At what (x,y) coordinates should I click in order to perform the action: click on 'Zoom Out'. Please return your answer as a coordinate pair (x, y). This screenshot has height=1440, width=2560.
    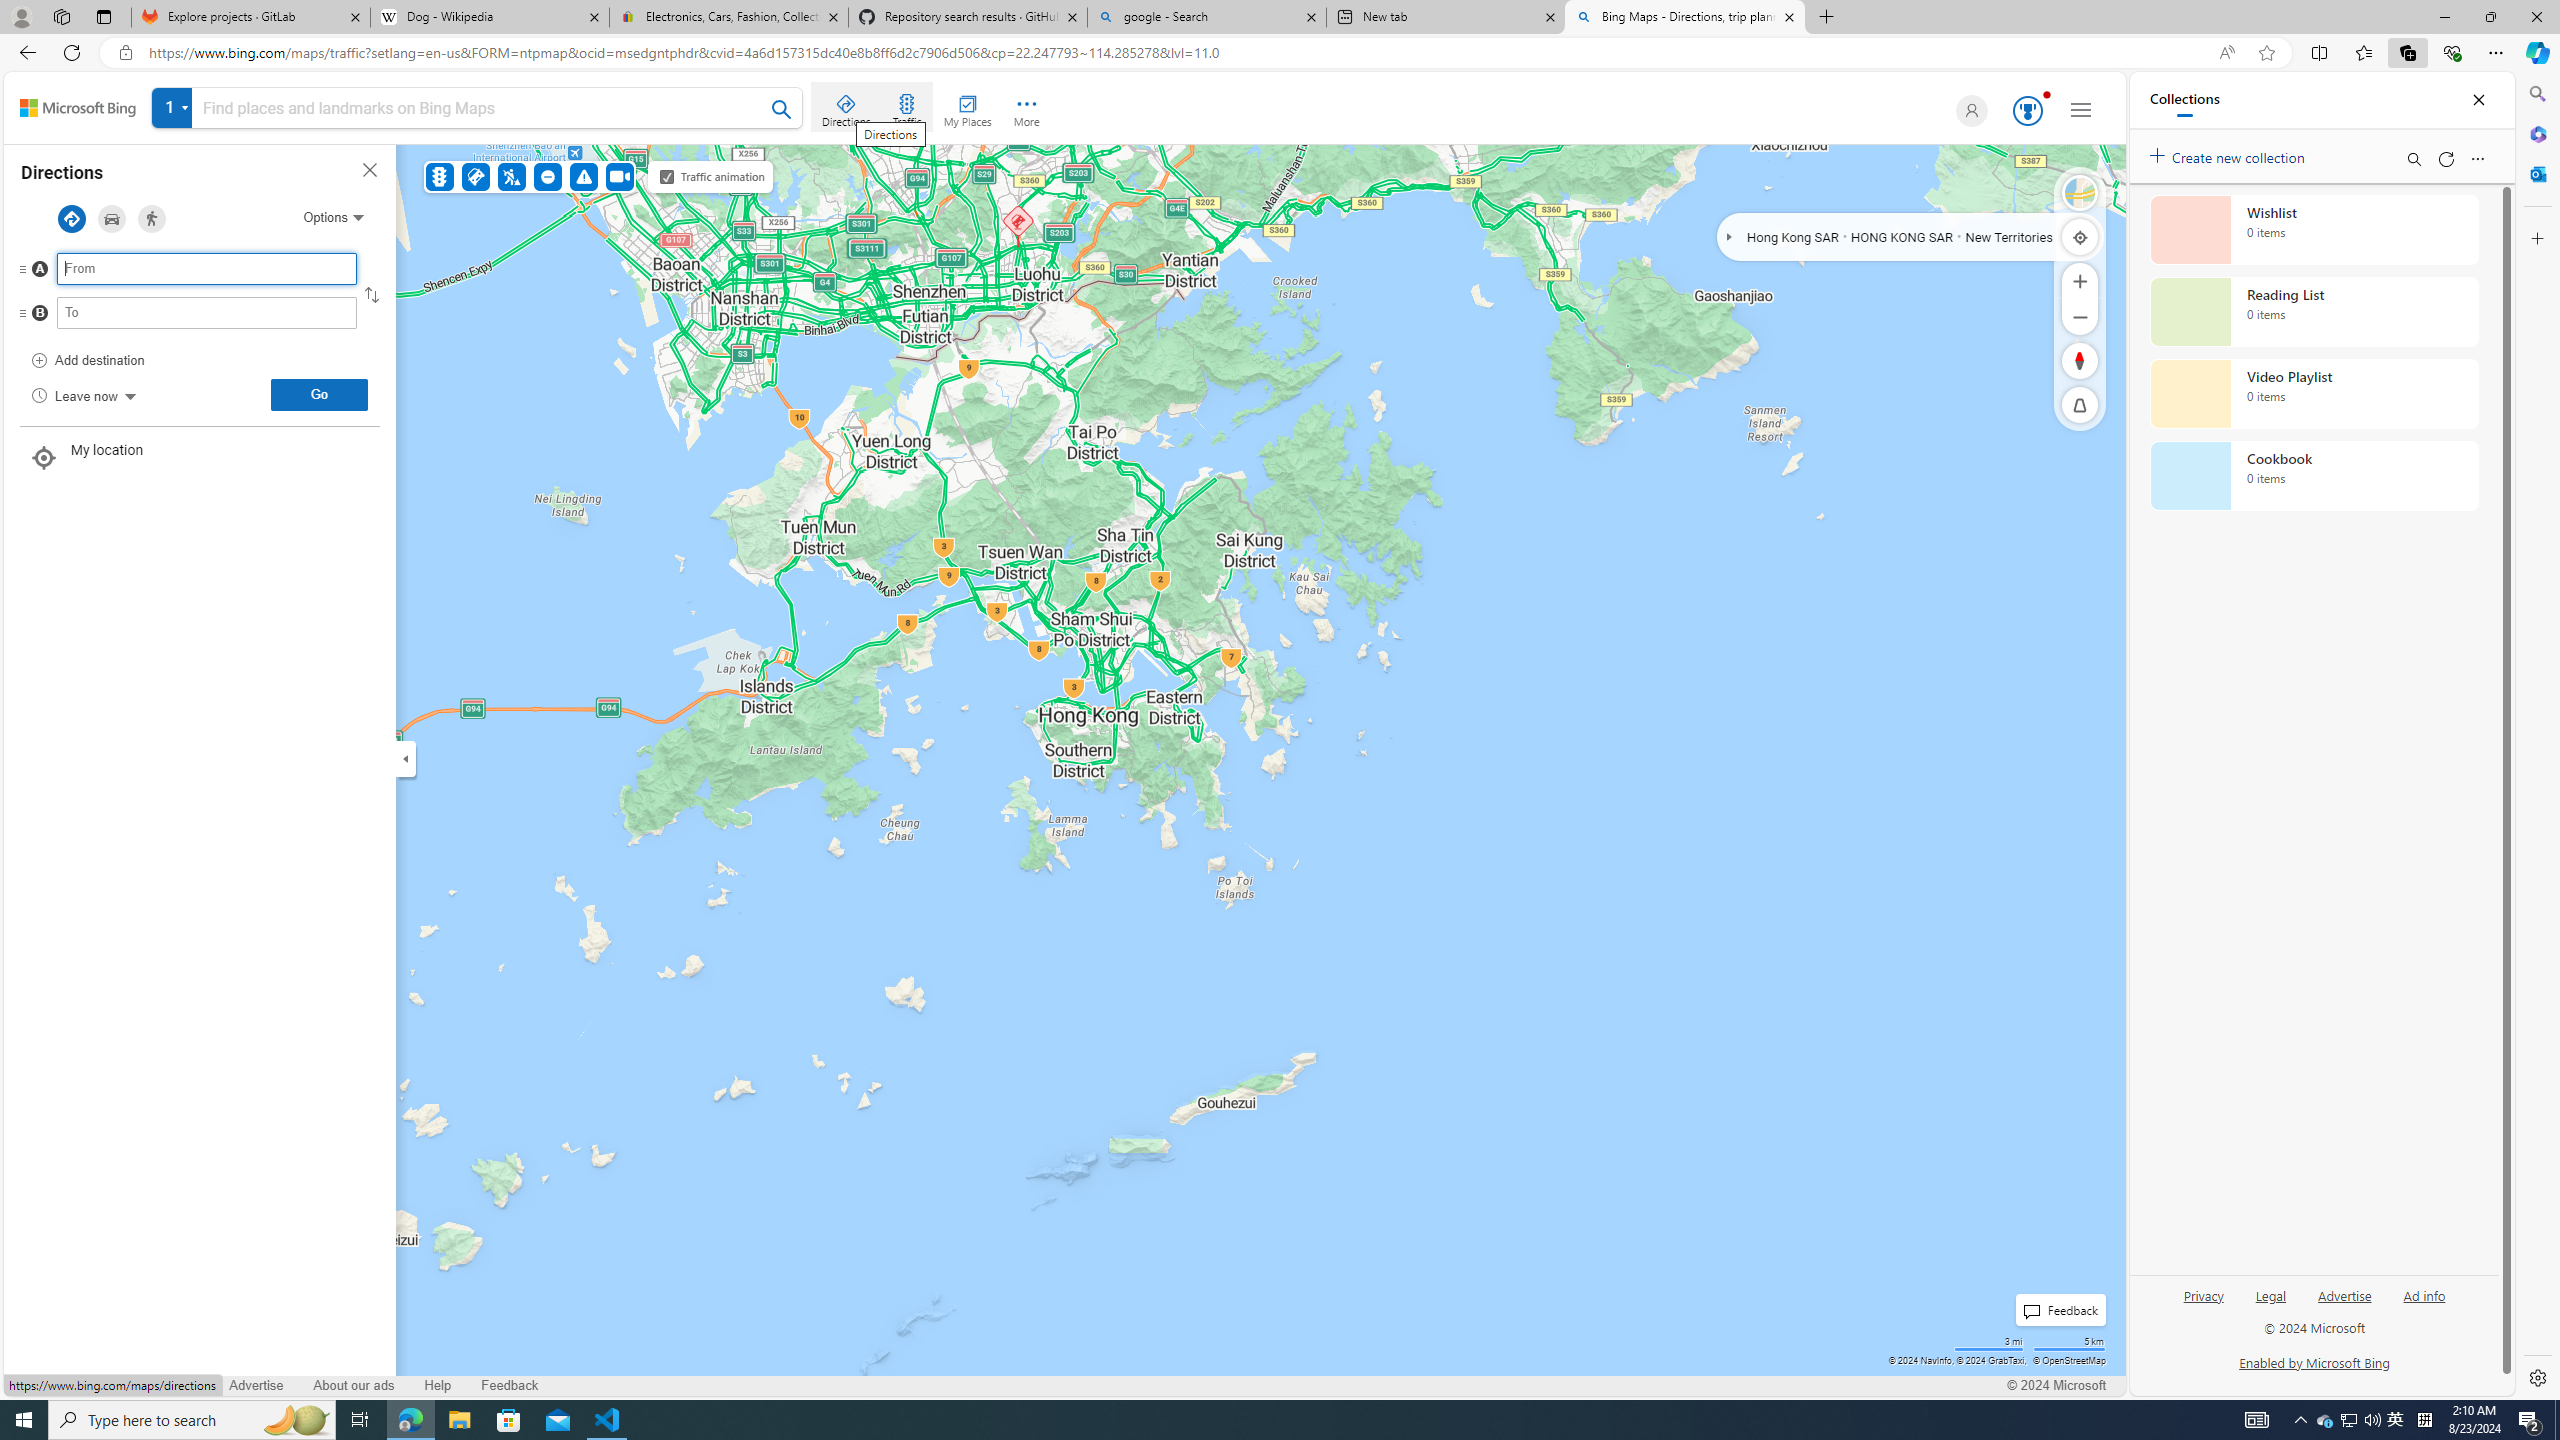
    Looking at the image, I should click on (2079, 317).